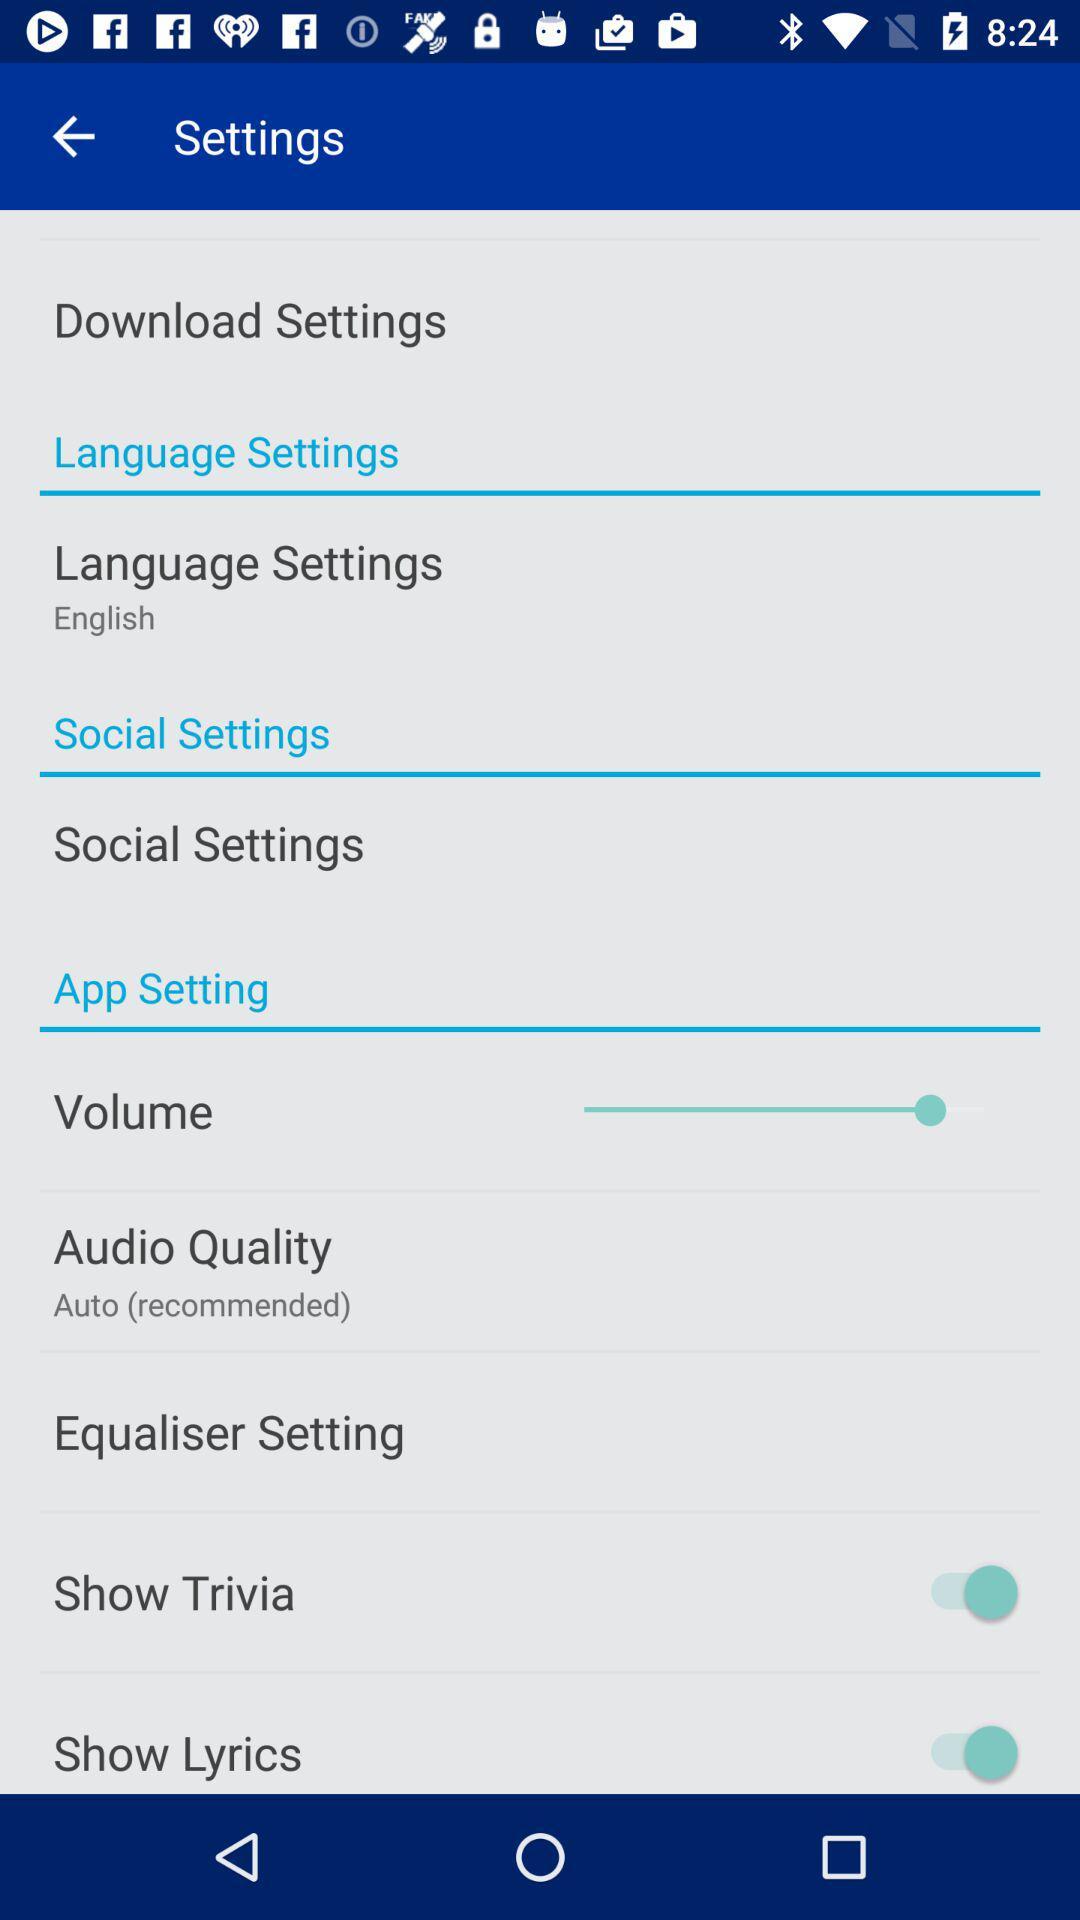 The height and width of the screenshot is (1920, 1080). What do you see at coordinates (888, 1751) in the screenshot?
I see `the item to the right of show lyrics icon` at bounding box center [888, 1751].